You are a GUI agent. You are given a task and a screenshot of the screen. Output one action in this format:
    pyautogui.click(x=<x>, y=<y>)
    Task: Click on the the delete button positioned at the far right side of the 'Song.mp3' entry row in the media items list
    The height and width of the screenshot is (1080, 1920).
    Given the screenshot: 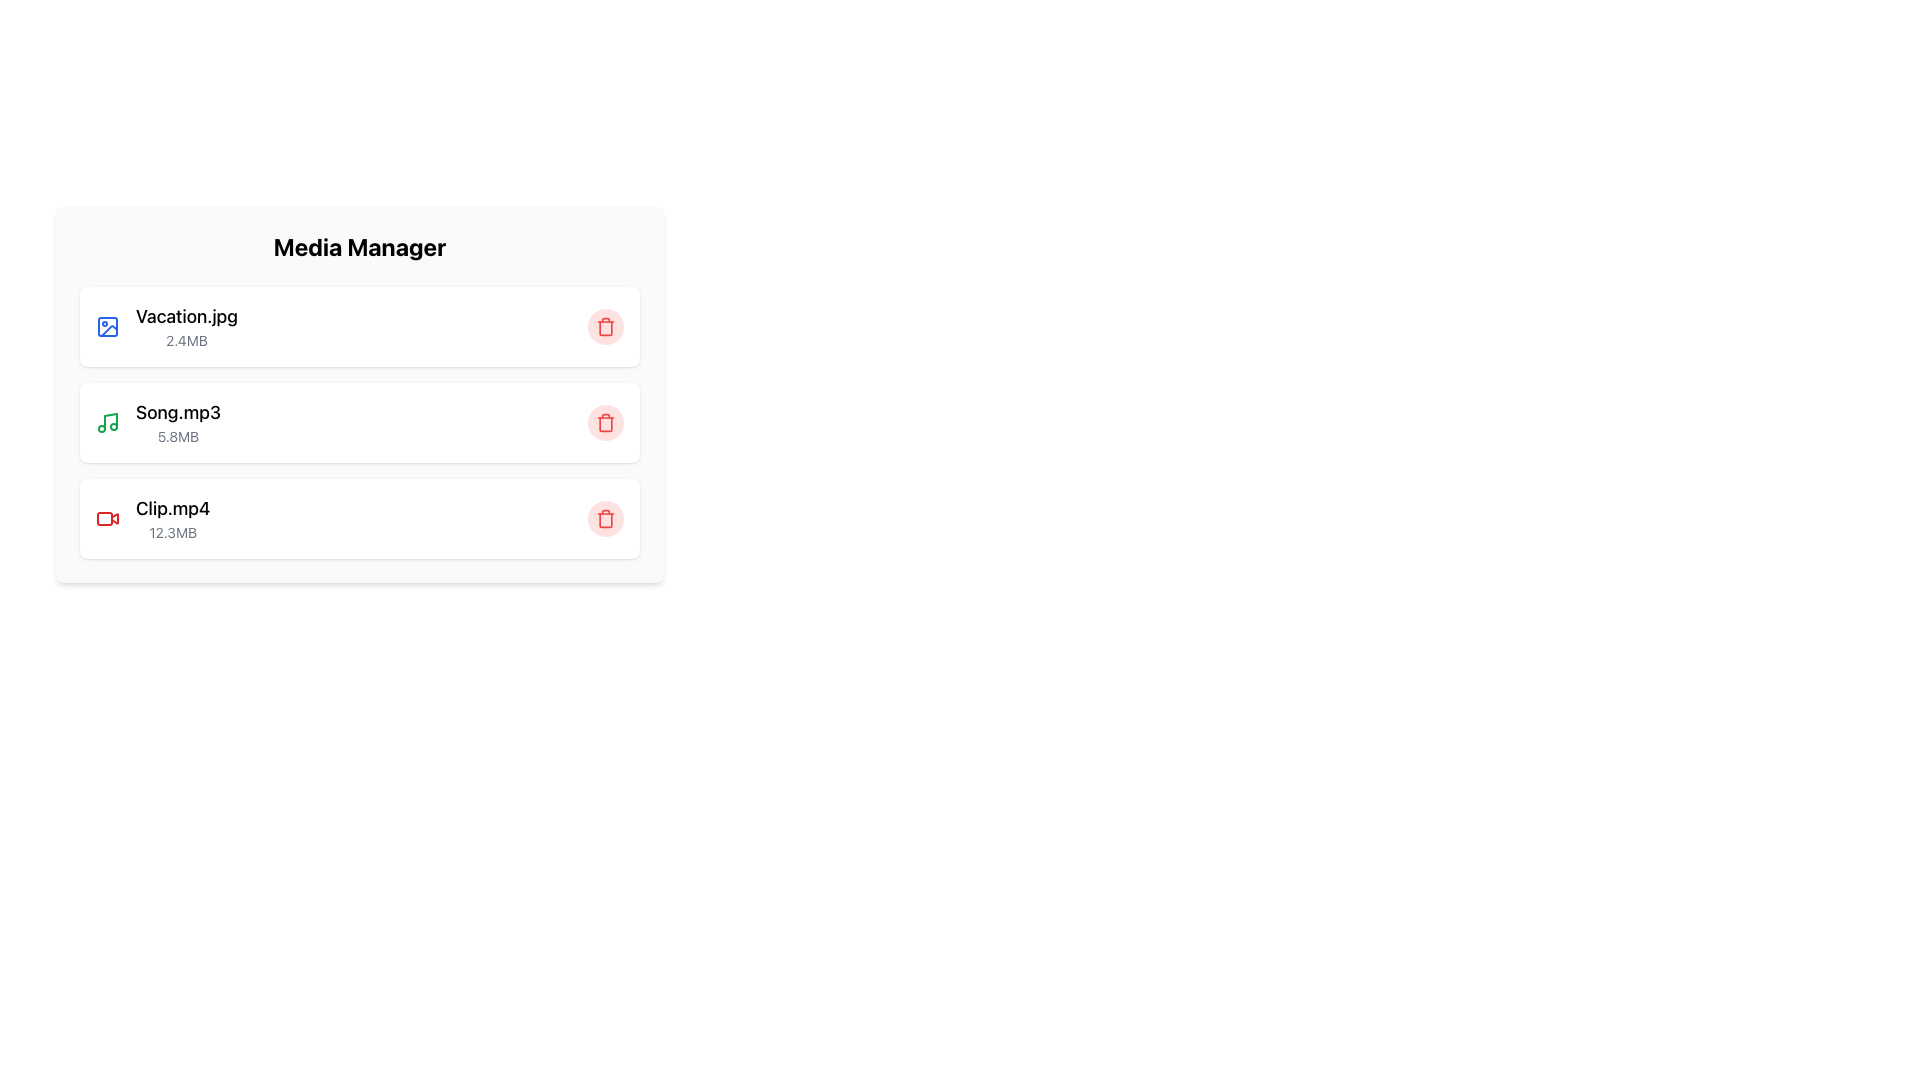 What is the action you would take?
    pyautogui.click(x=604, y=422)
    